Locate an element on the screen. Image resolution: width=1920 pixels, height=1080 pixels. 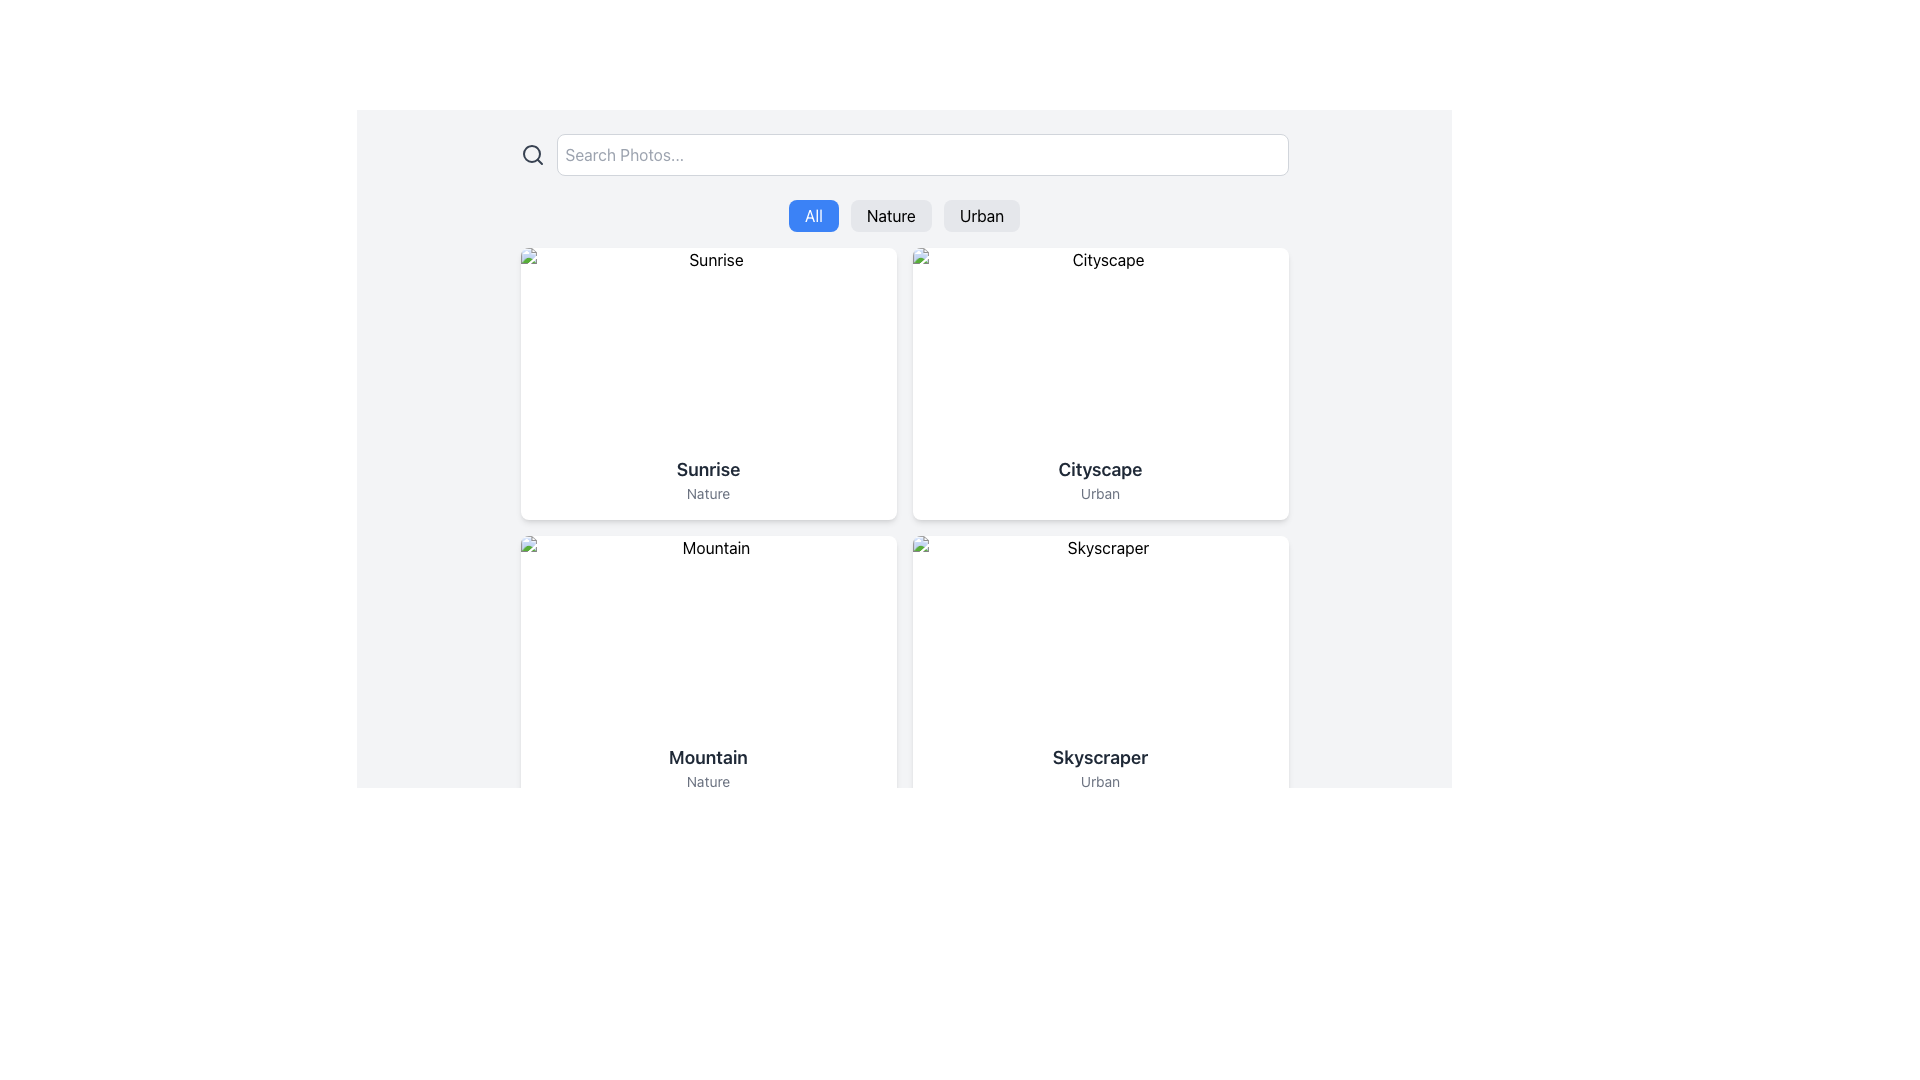
the text element displaying 'Urban', which is styled in a smaller and lighter font and positioned directly below the 'Cityscape' text in a card layout is located at coordinates (1099, 493).